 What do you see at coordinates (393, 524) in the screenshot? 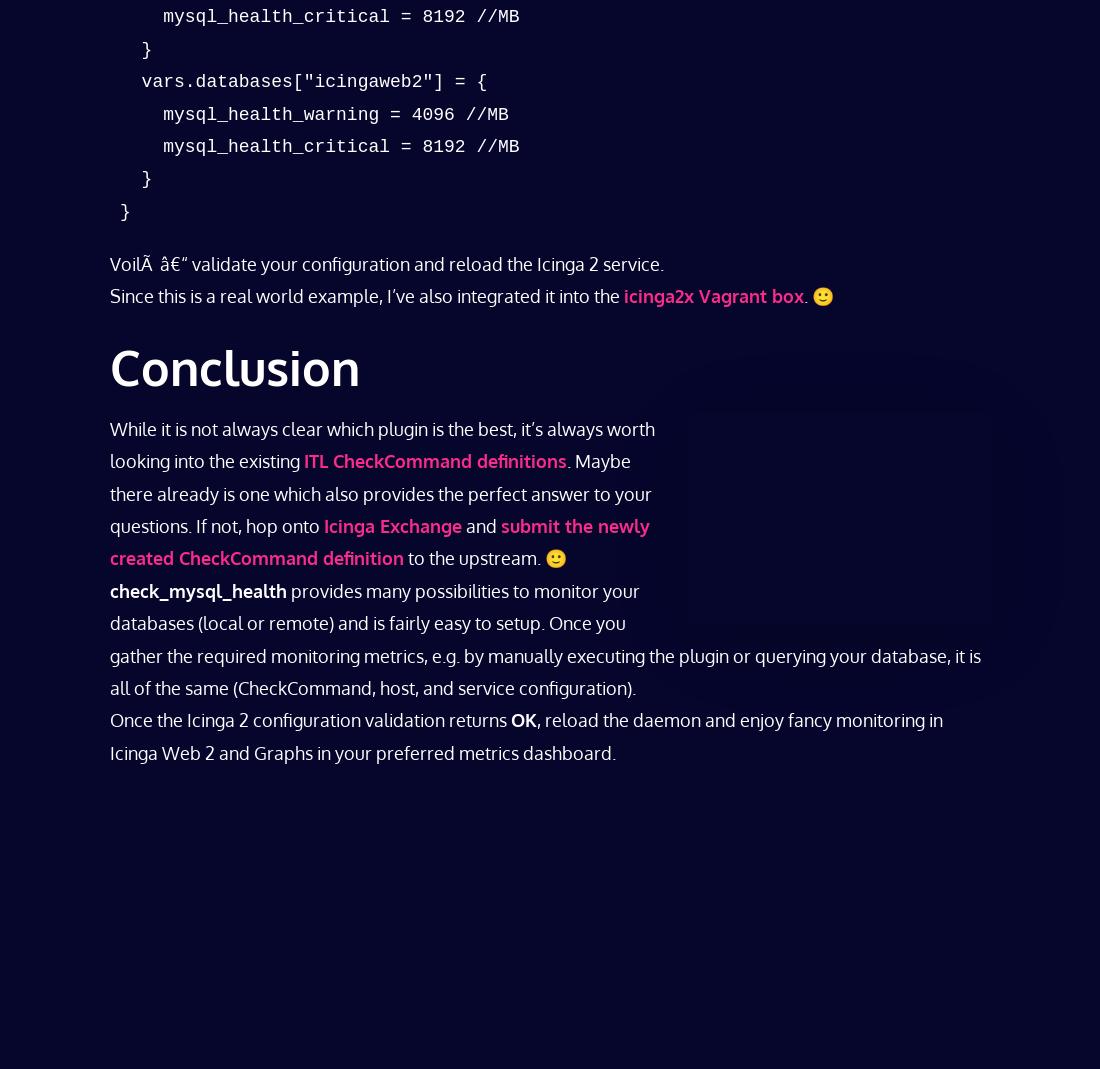
I see `'Icinga Exchange'` at bounding box center [393, 524].